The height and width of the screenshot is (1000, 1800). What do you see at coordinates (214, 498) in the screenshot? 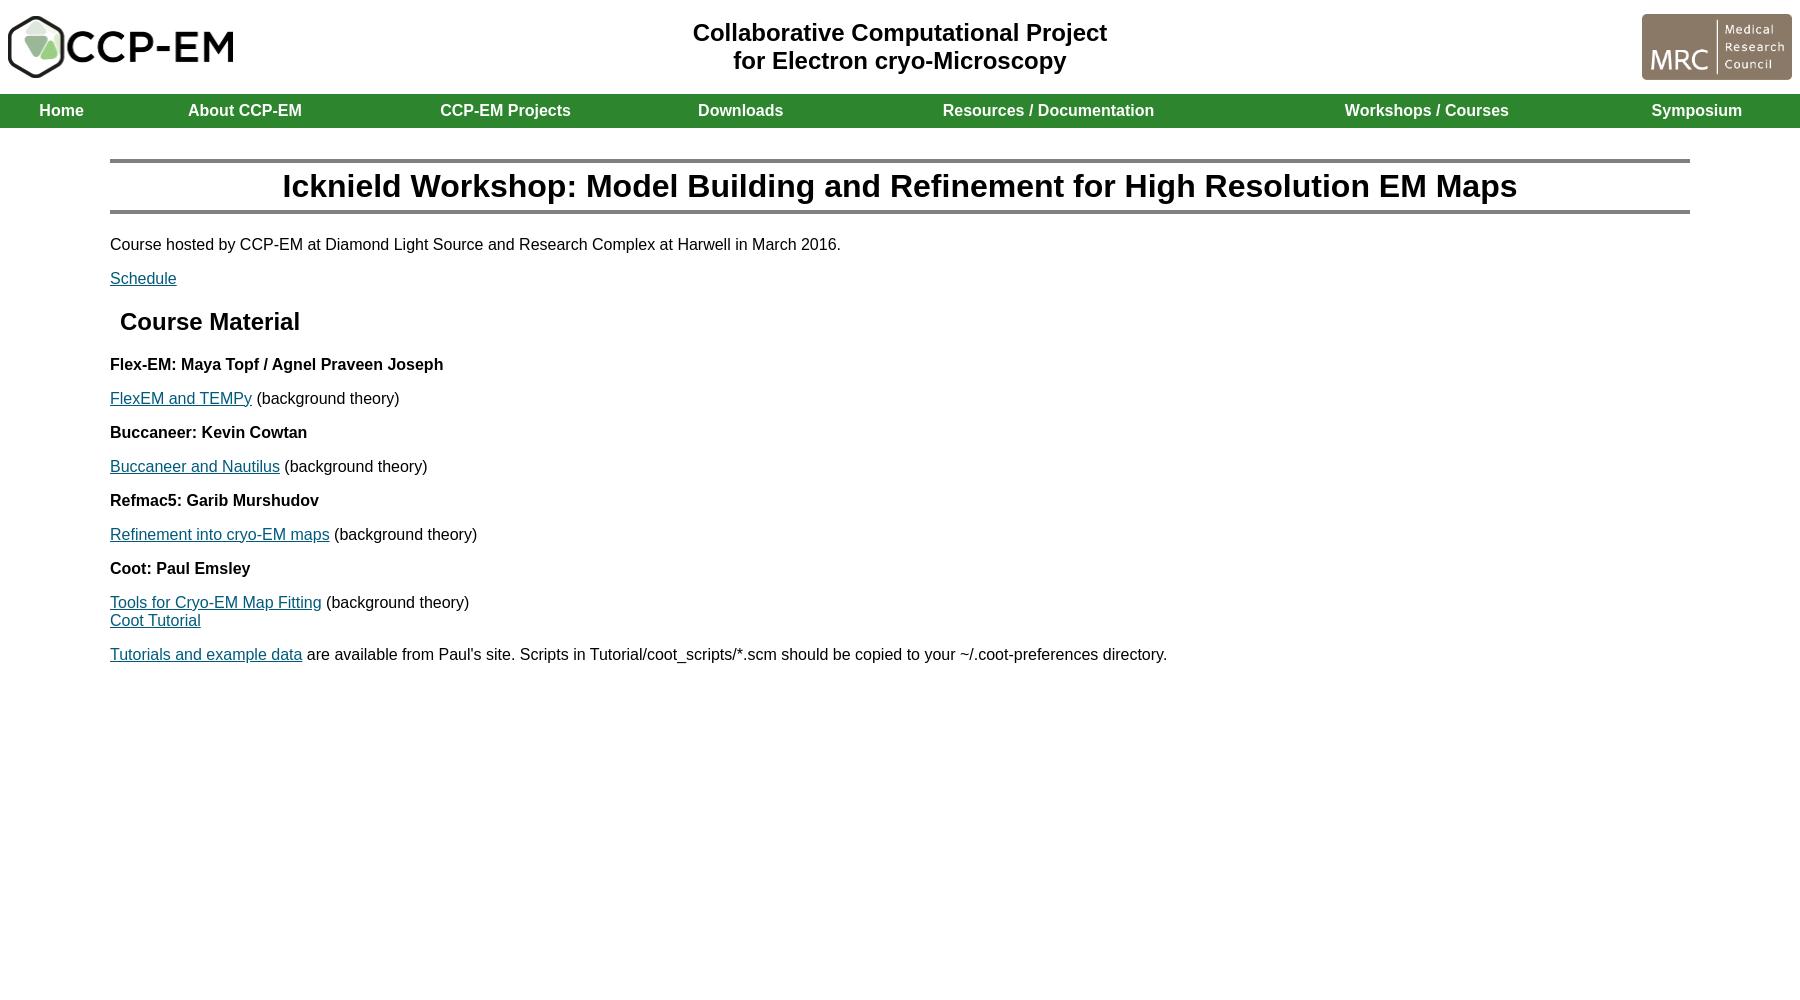
I see `'Refmac5: Garib Murshudov'` at bounding box center [214, 498].